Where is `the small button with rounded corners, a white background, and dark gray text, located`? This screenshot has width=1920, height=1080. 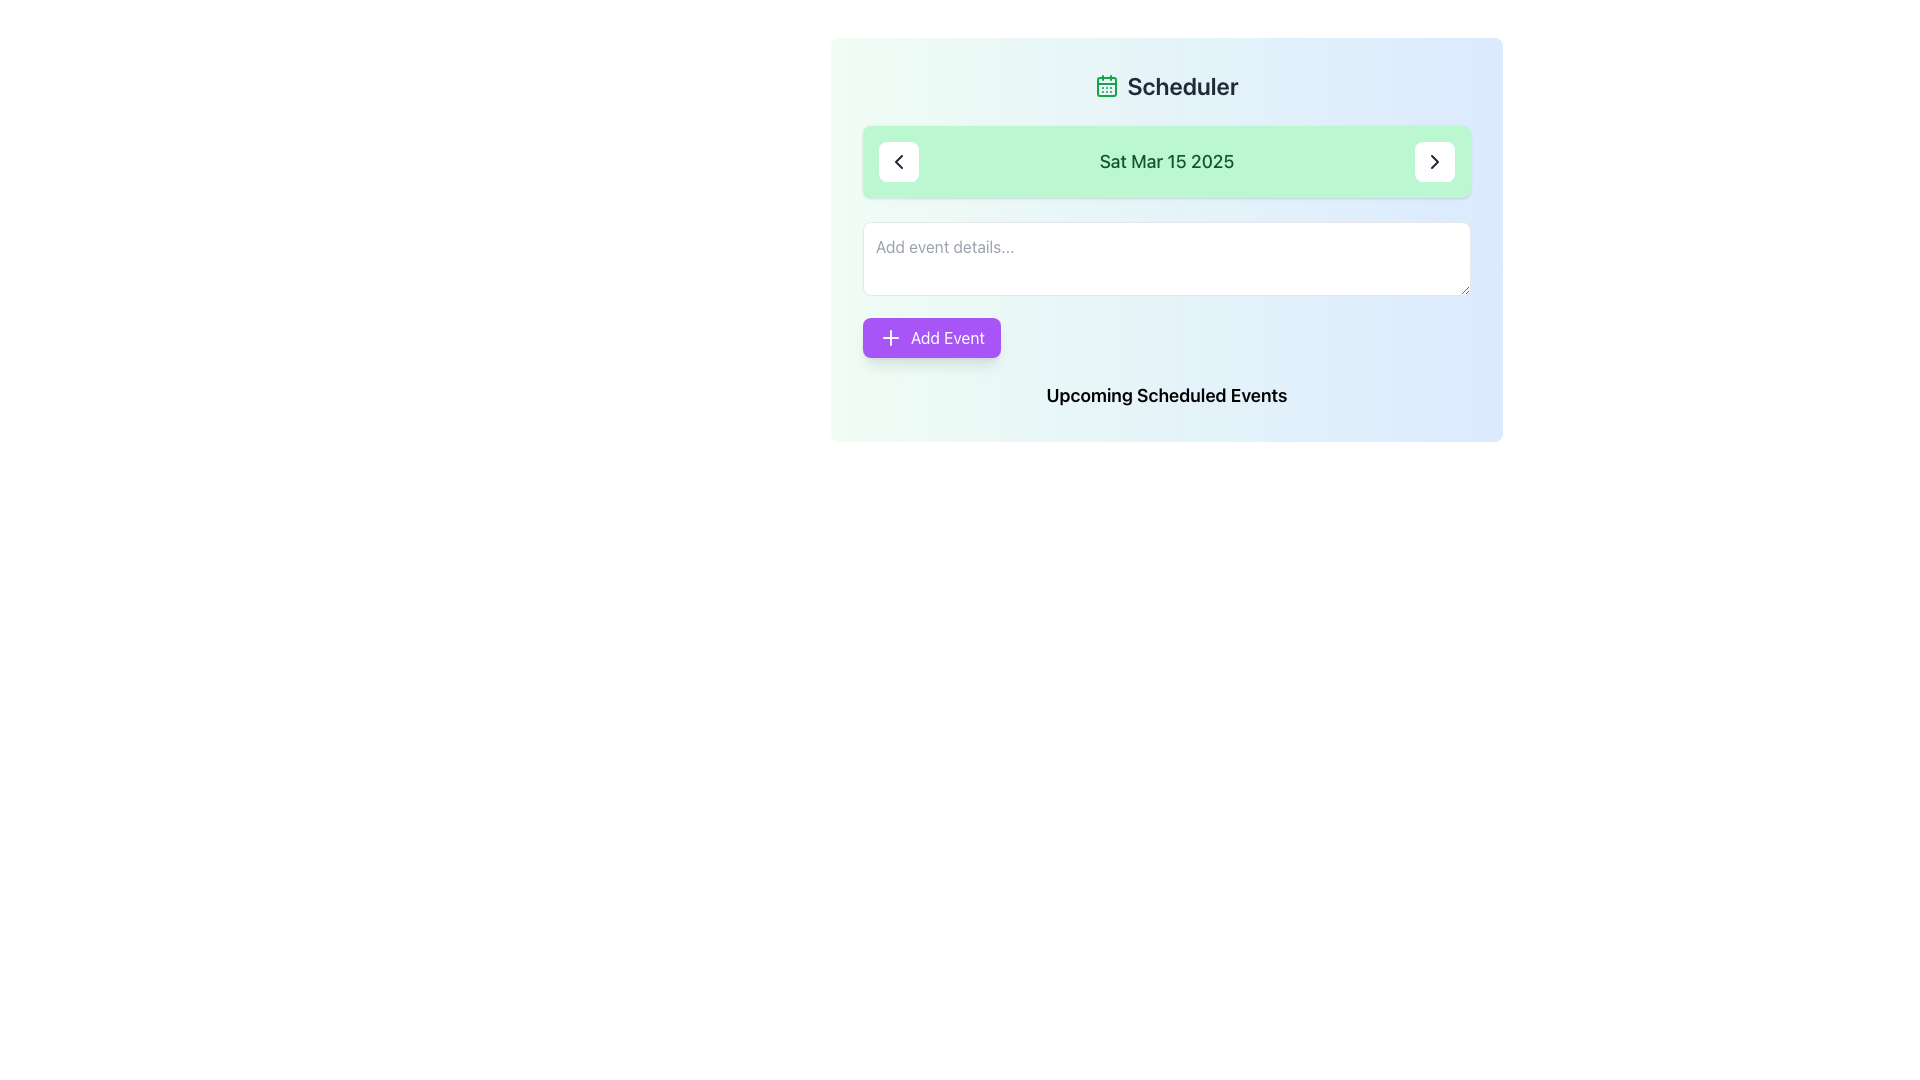 the small button with rounded corners, a white background, and dark gray text, located is located at coordinates (897, 161).